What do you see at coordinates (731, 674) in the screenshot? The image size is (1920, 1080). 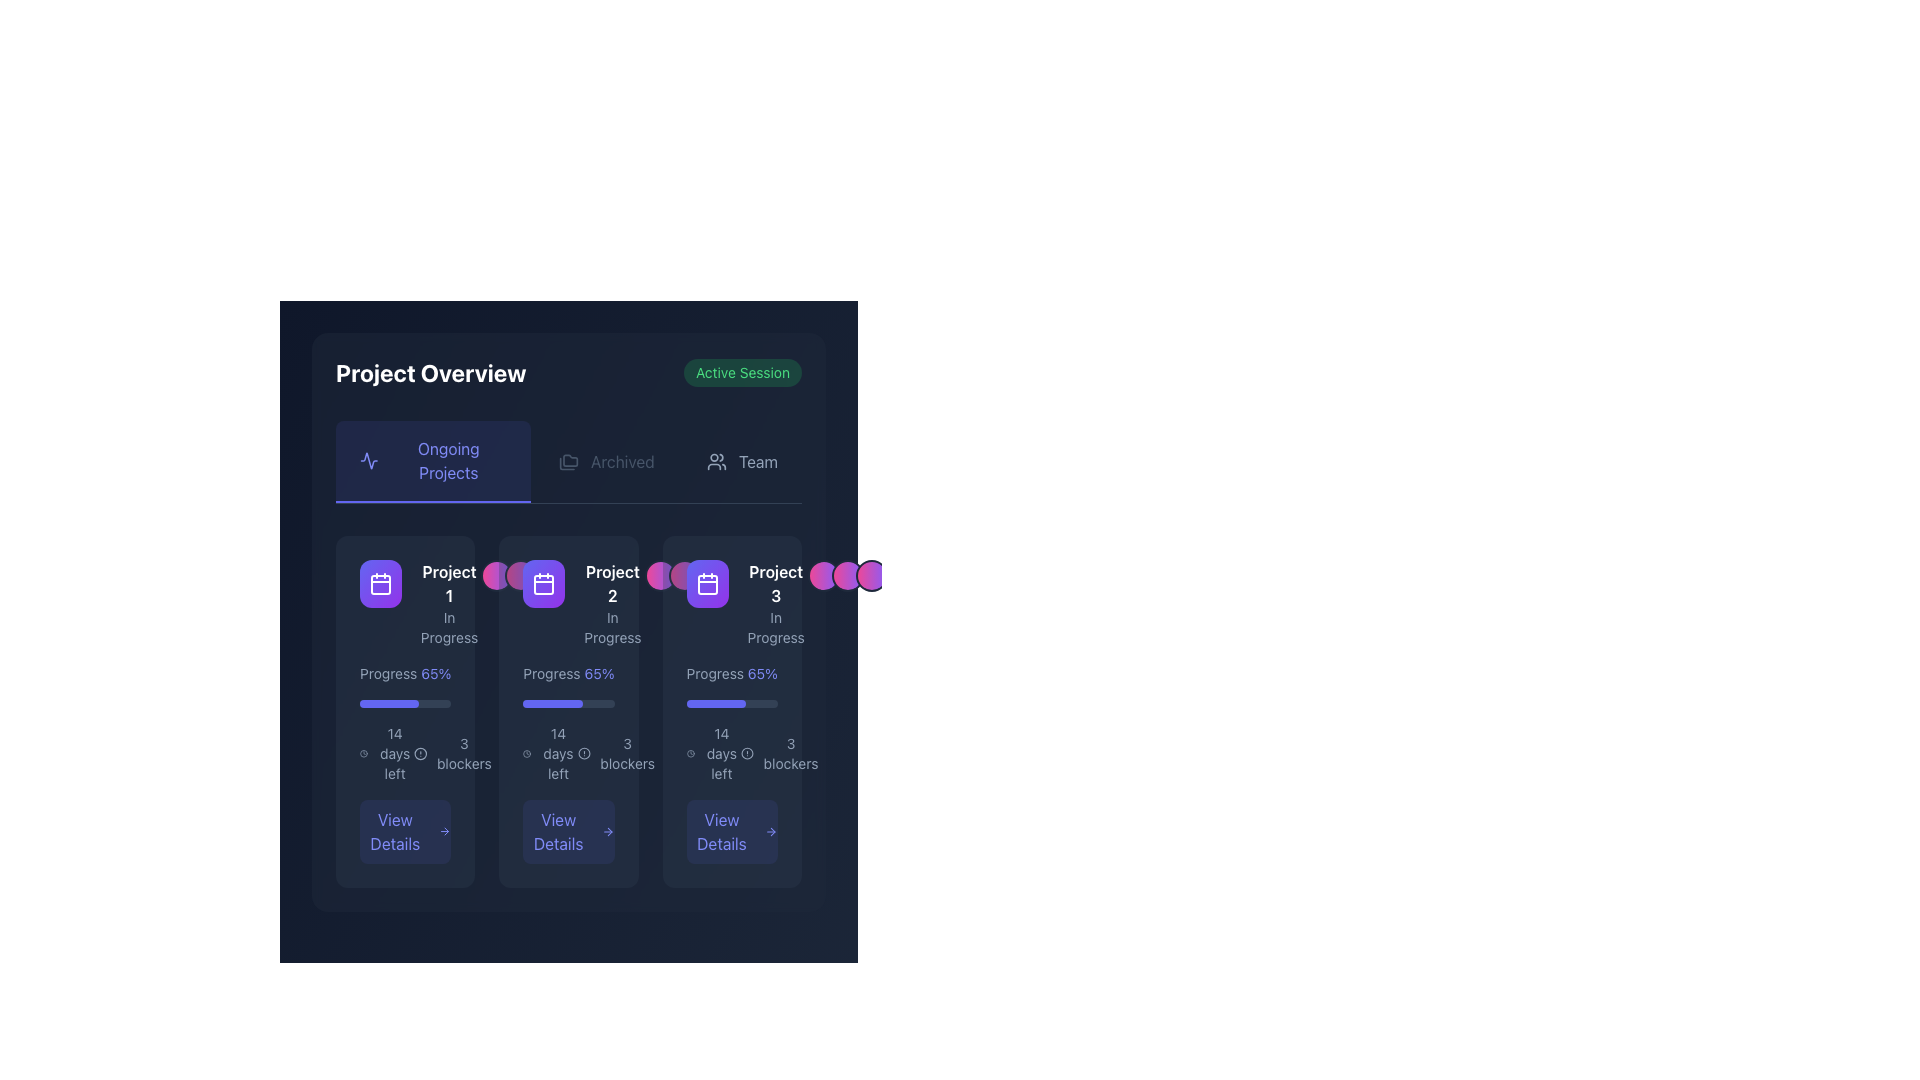 I see `the progress percentage text label located in the third card under 'Project Overview' for 'Project 3', positioned below the 'In Progress' header and above the progress bar` at bounding box center [731, 674].